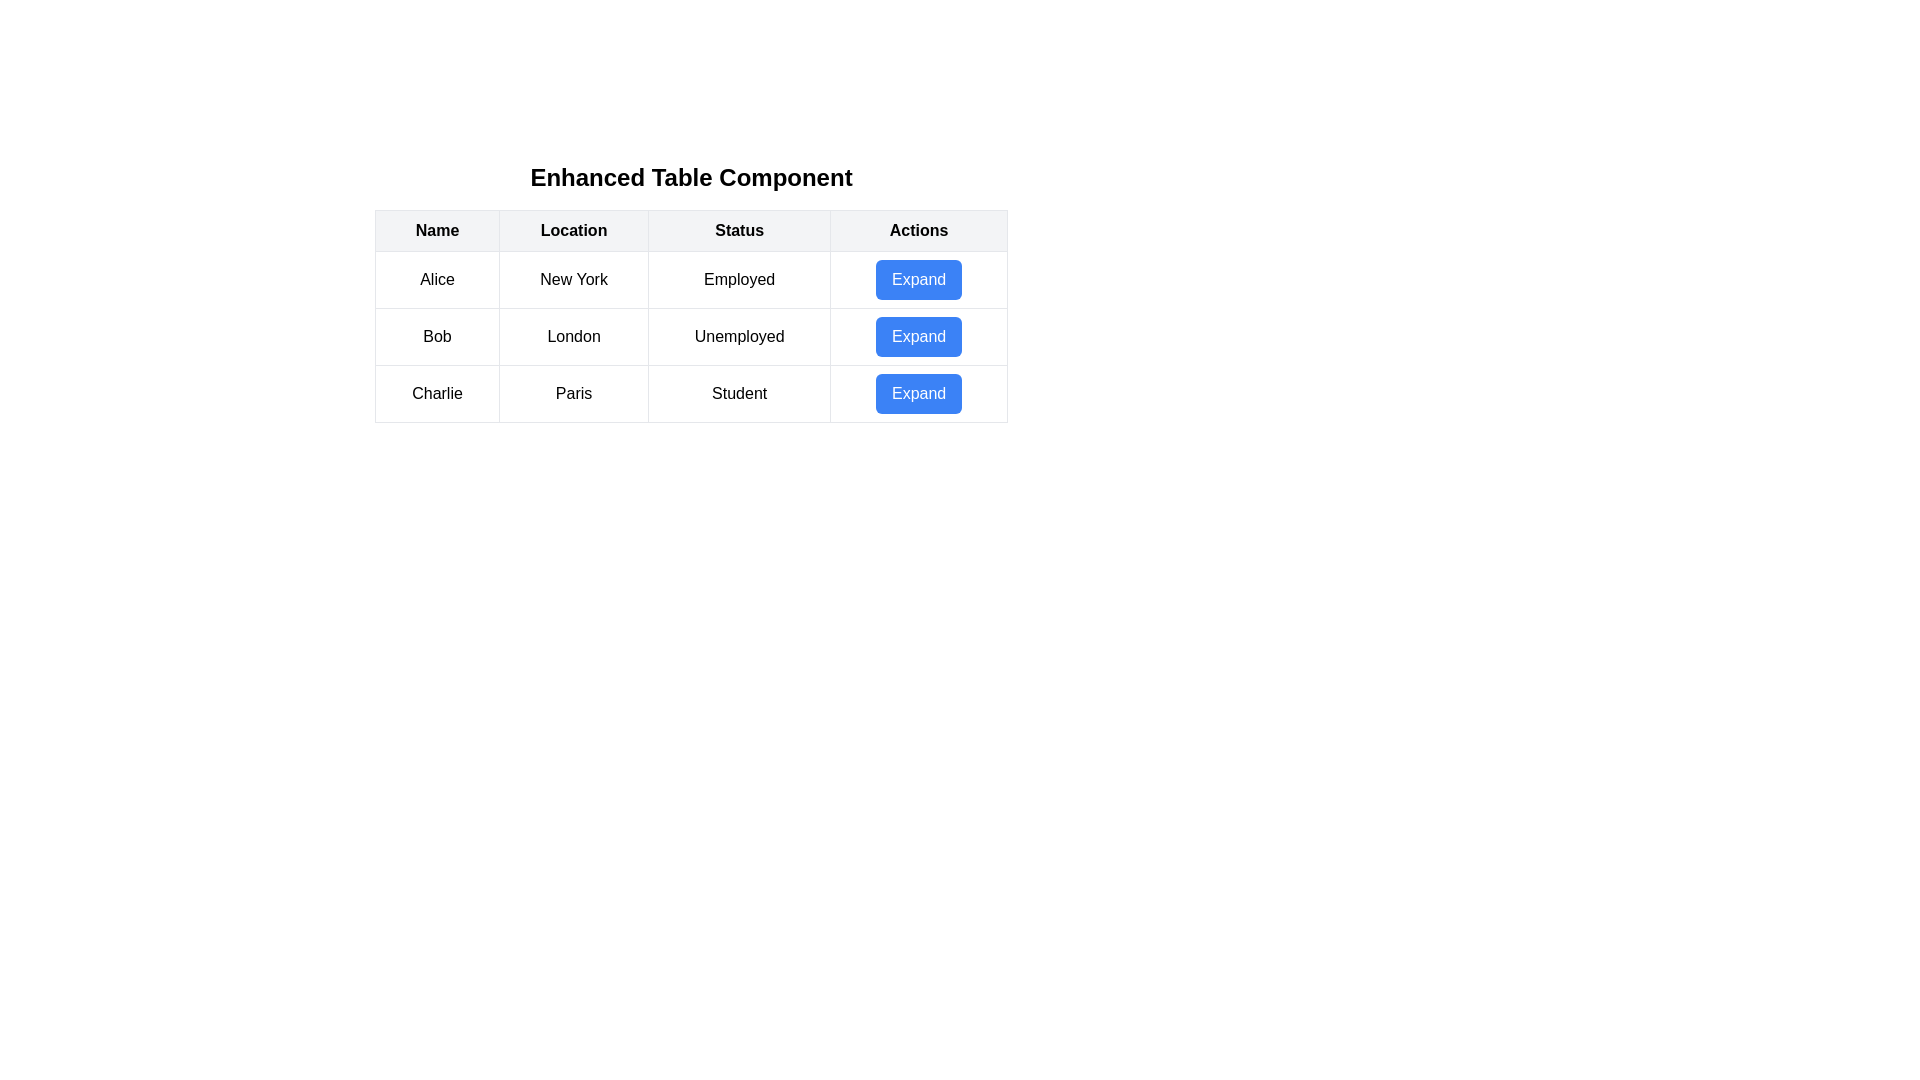  Describe the element at coordinates (573, 280) in the screenshot. I see `the text label displaying 'New York' in the second cell of the first row under the 'Location' header in the table structure` at that location.